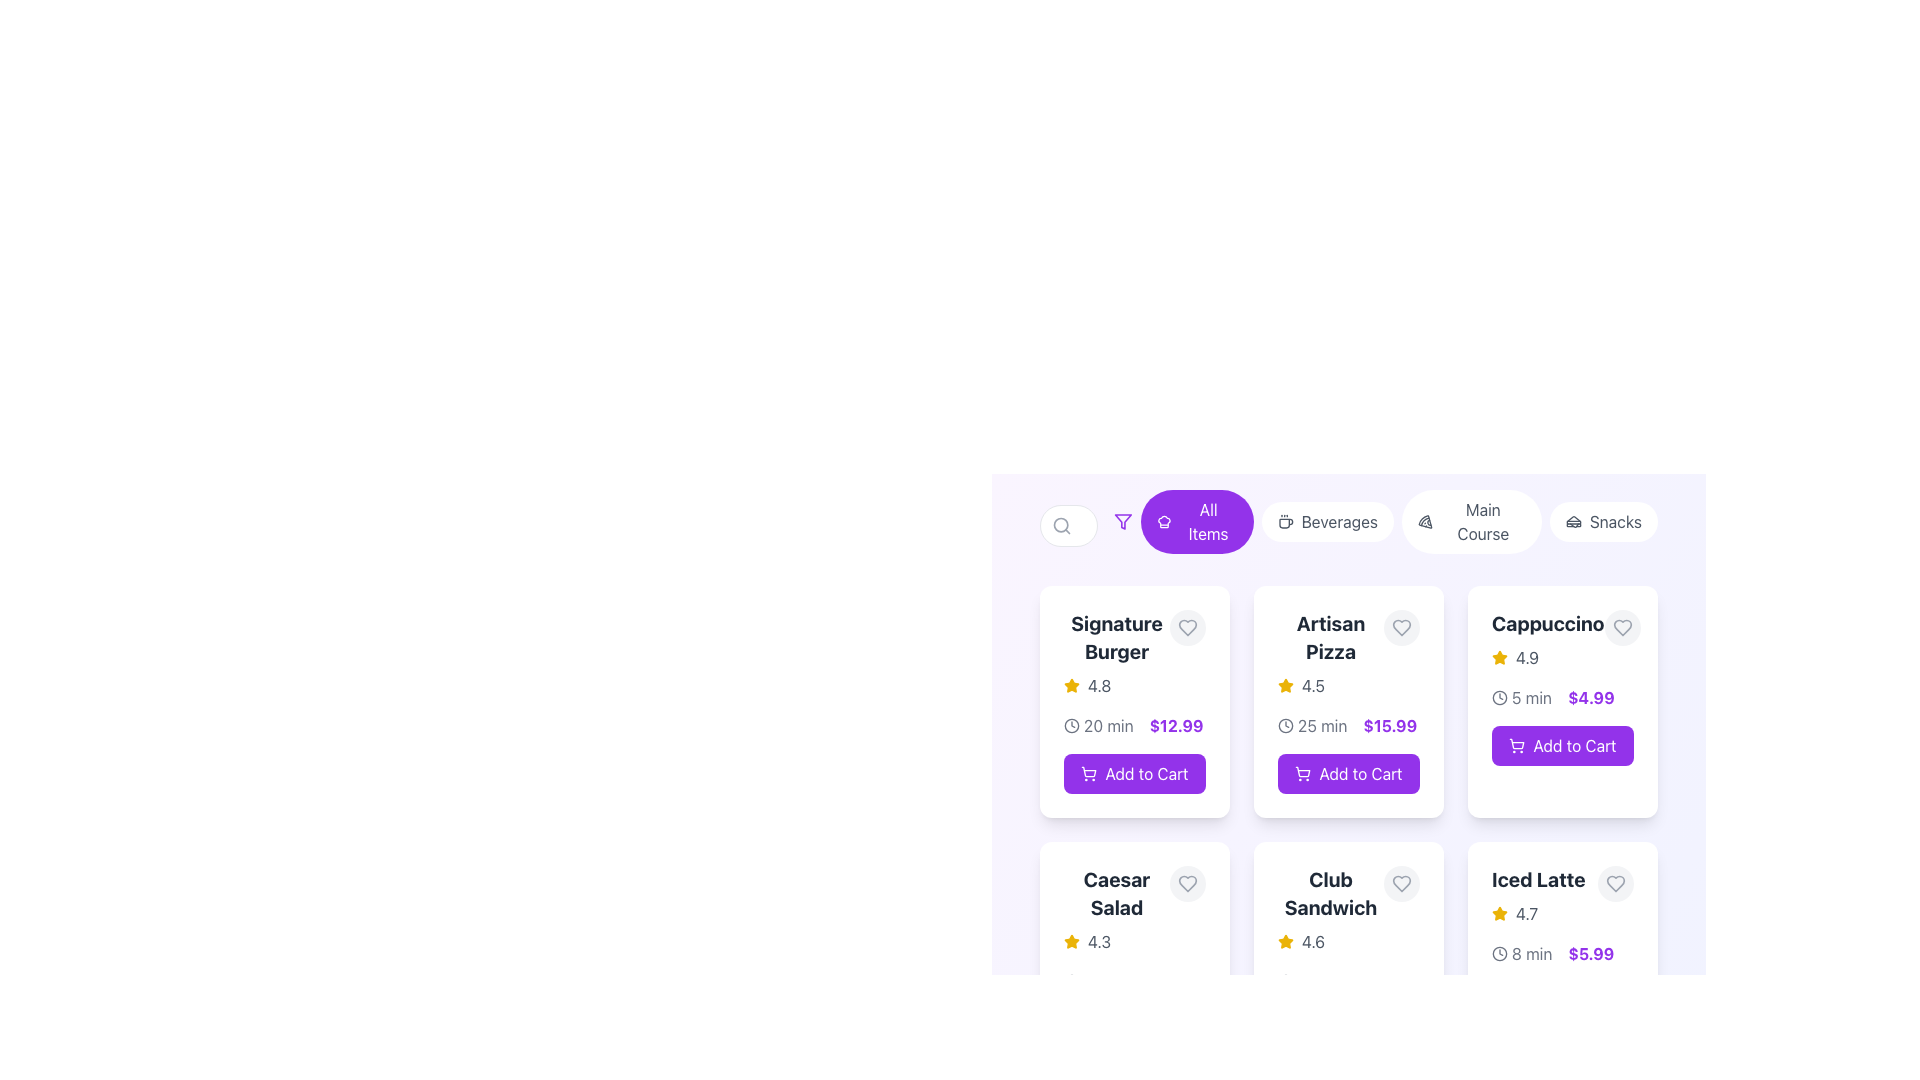 Image resolution: width=1920 pixels, height=1080 pixels. Describe the element at coordinates (1499, 697) in the screenshot. I see `the SVG circle element that serves as a visual component of the clock icon located in the toolbar area at the top of the interface` at that location.